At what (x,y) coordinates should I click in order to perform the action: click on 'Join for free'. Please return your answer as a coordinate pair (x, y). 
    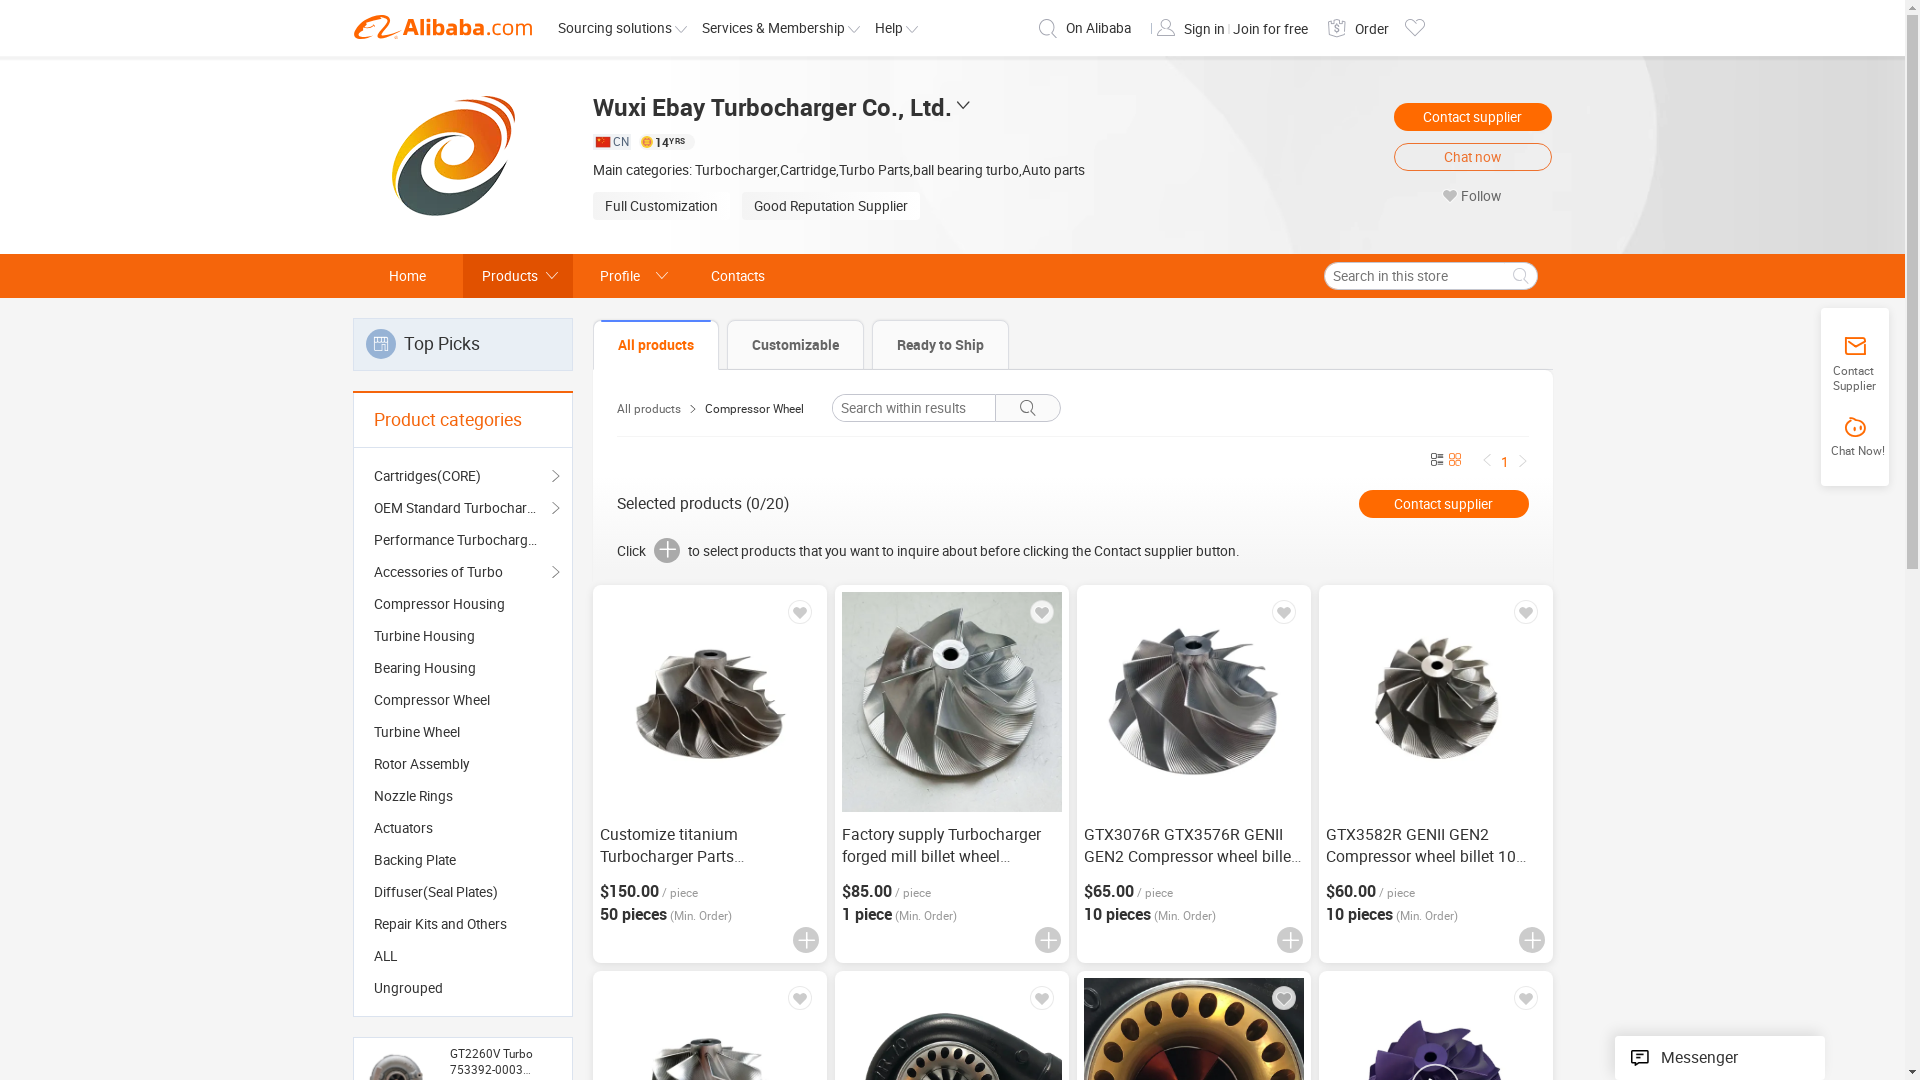
    Looking at the image, I should click on (1268, 29).